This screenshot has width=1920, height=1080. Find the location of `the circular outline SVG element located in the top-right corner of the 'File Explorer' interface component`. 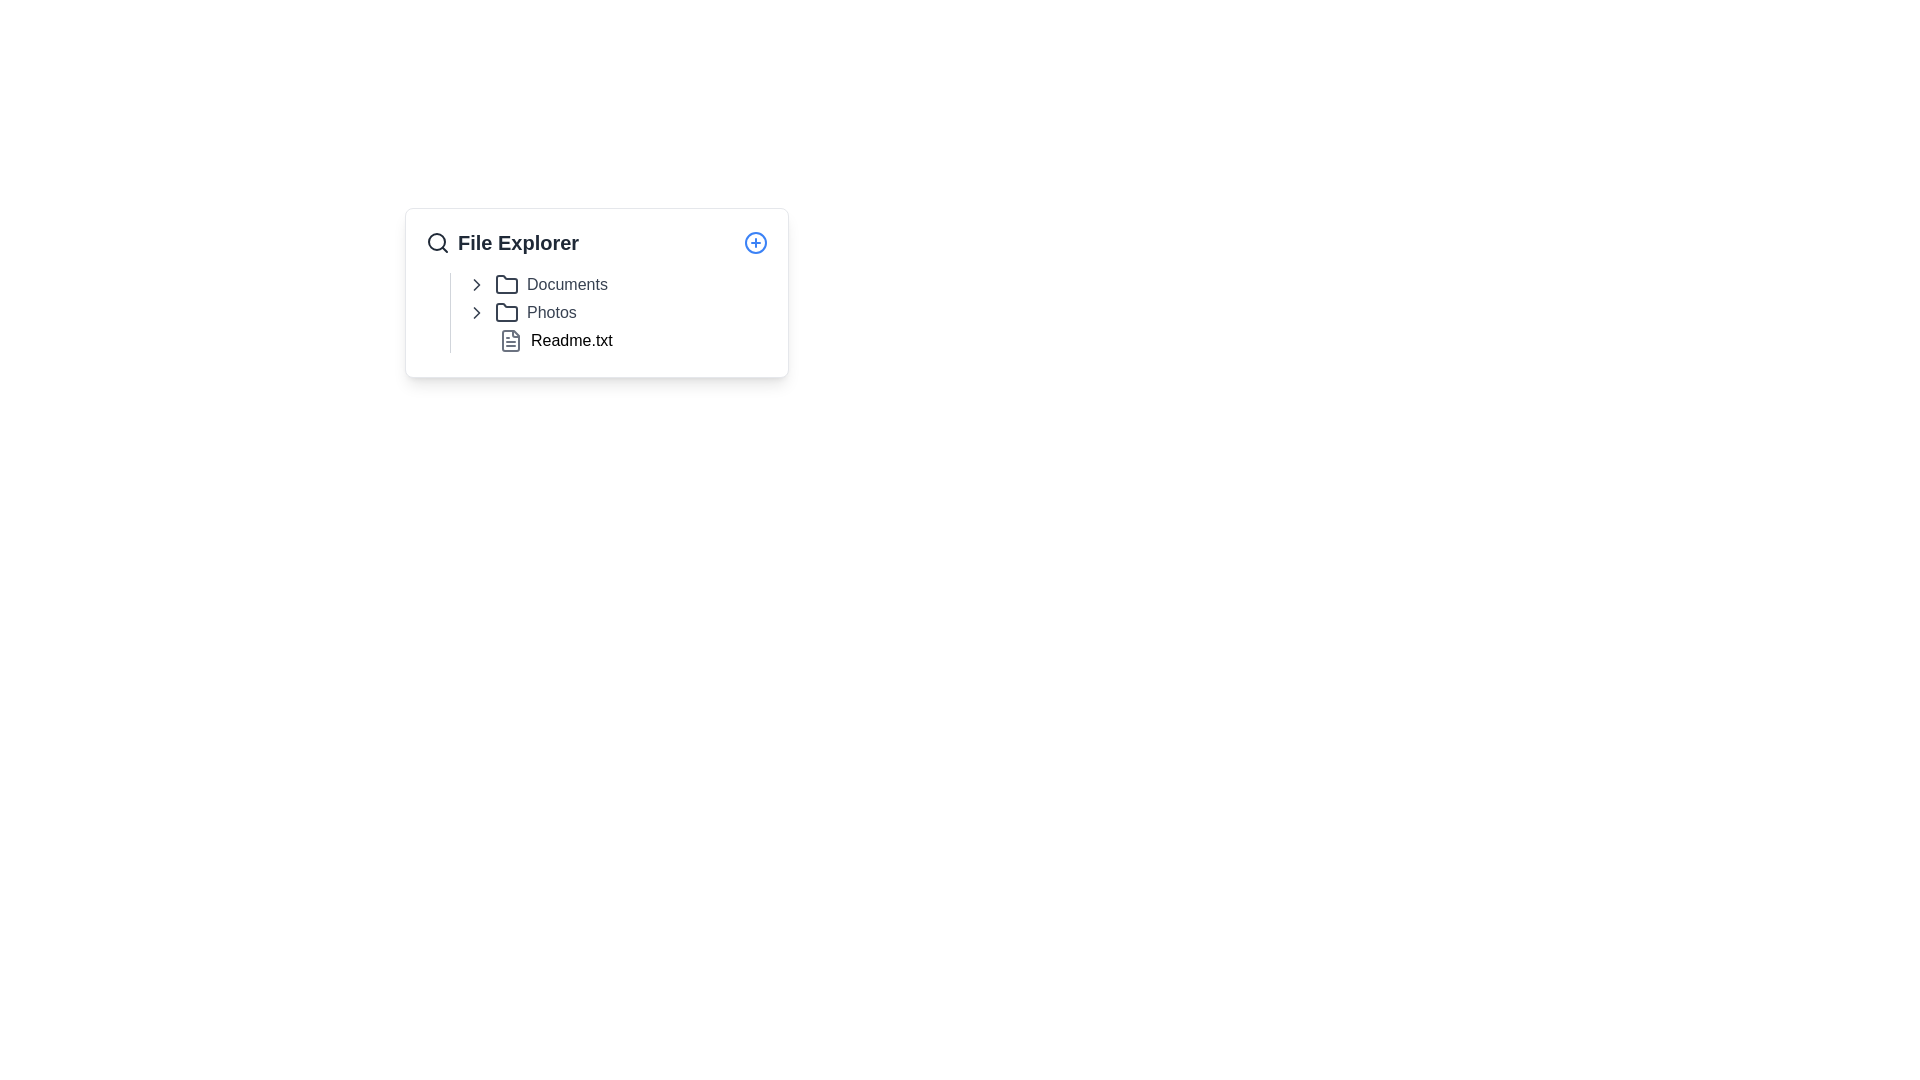

the circular outline SVG element located in the top-right corner of the 'File Explorer' interface component is located at coordinates (754, 242).